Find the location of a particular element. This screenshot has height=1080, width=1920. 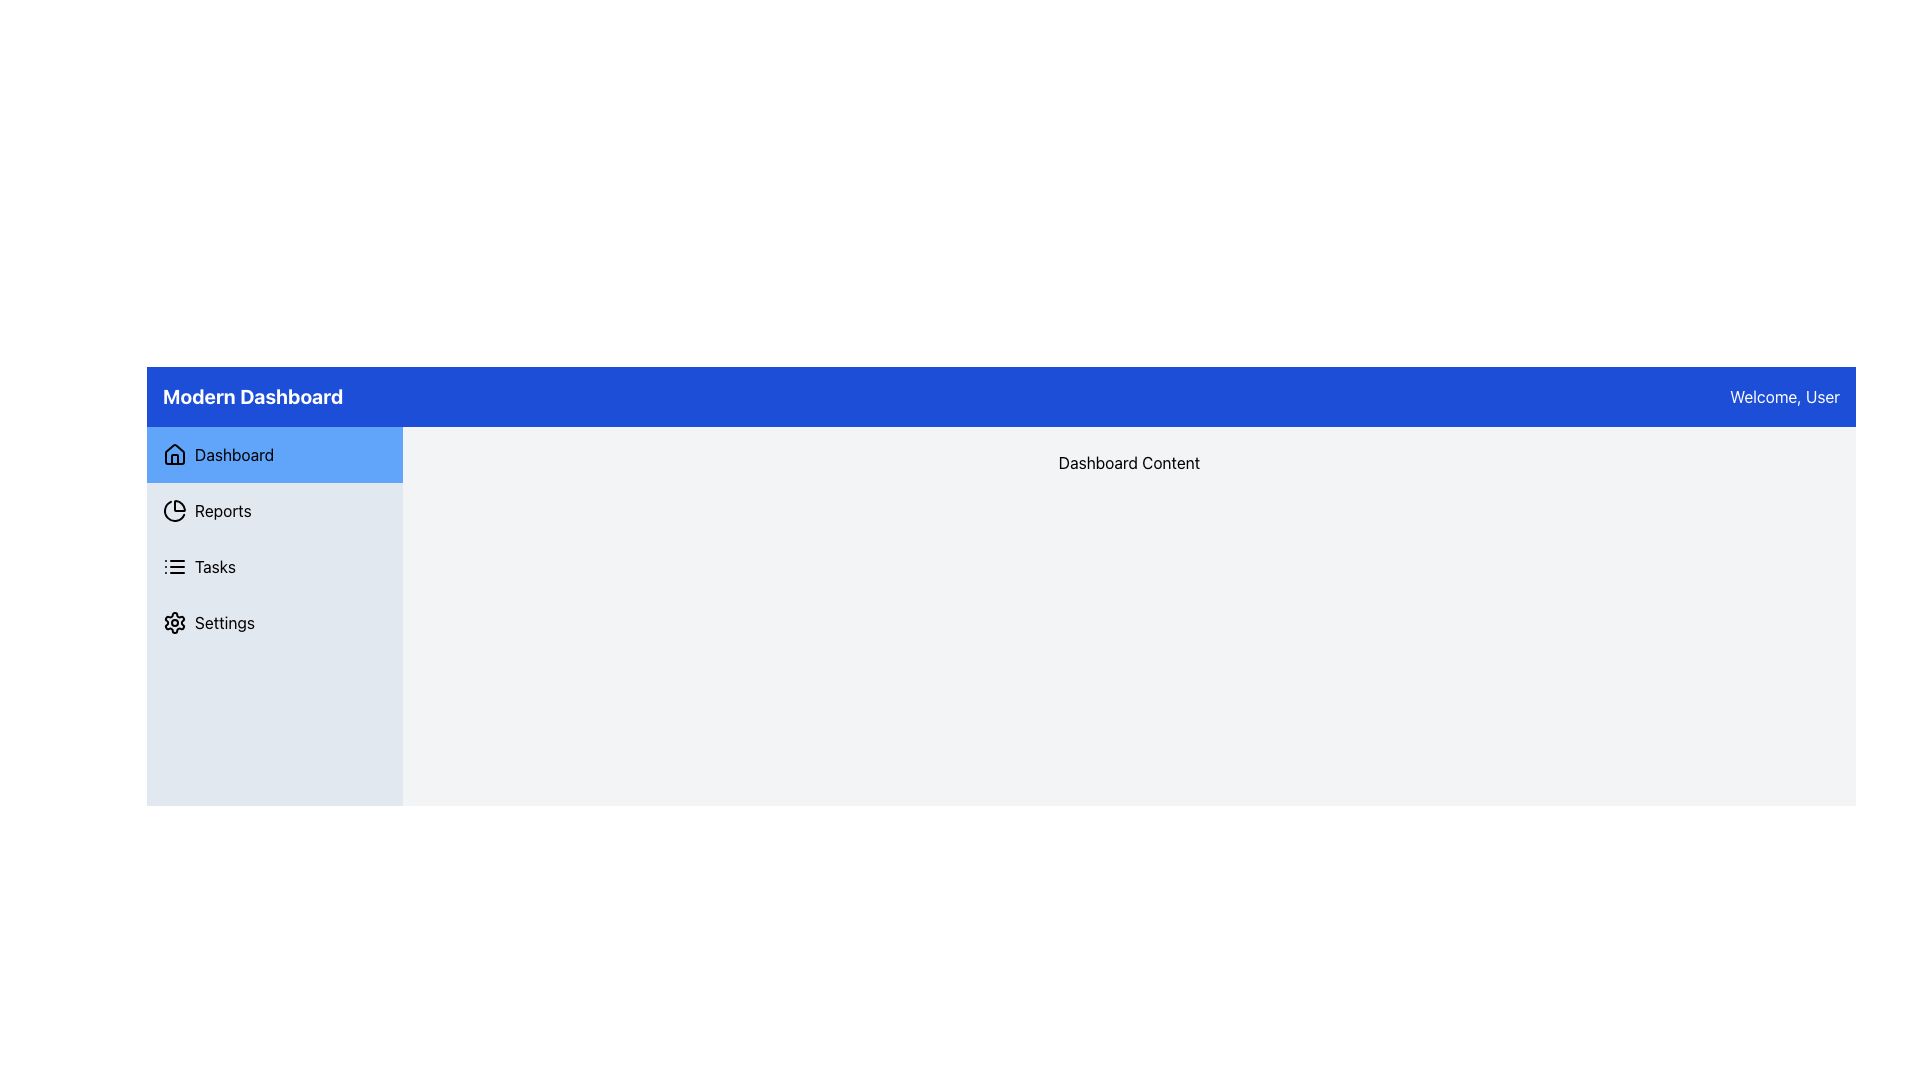

the 'Settings' Navigation Menu Item to trigger the style change for the hover effect is located at coordinates (273, 622).